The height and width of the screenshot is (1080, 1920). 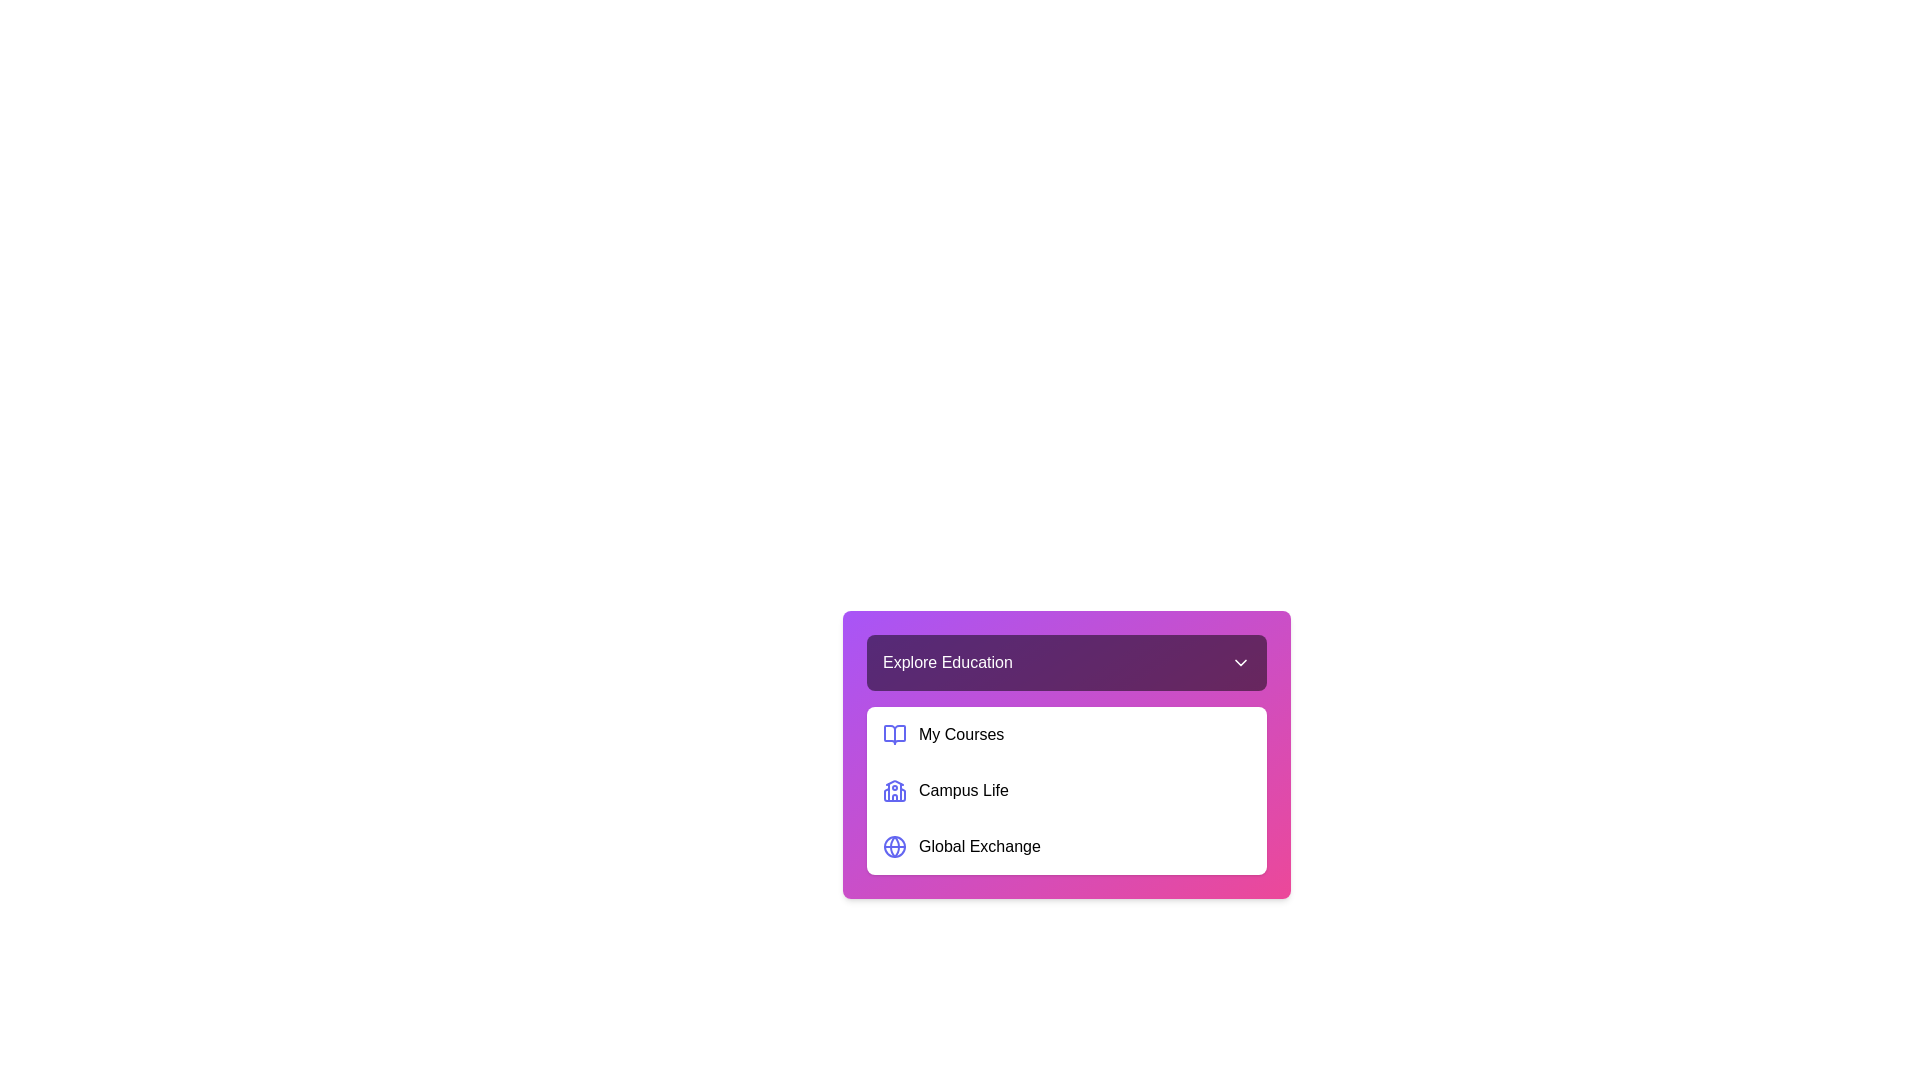 What do you see at coordinates (1065, 847) in the screenshot?
I see `the list item labeled 'Global Exchange'` at bounding box center [1065, 847].